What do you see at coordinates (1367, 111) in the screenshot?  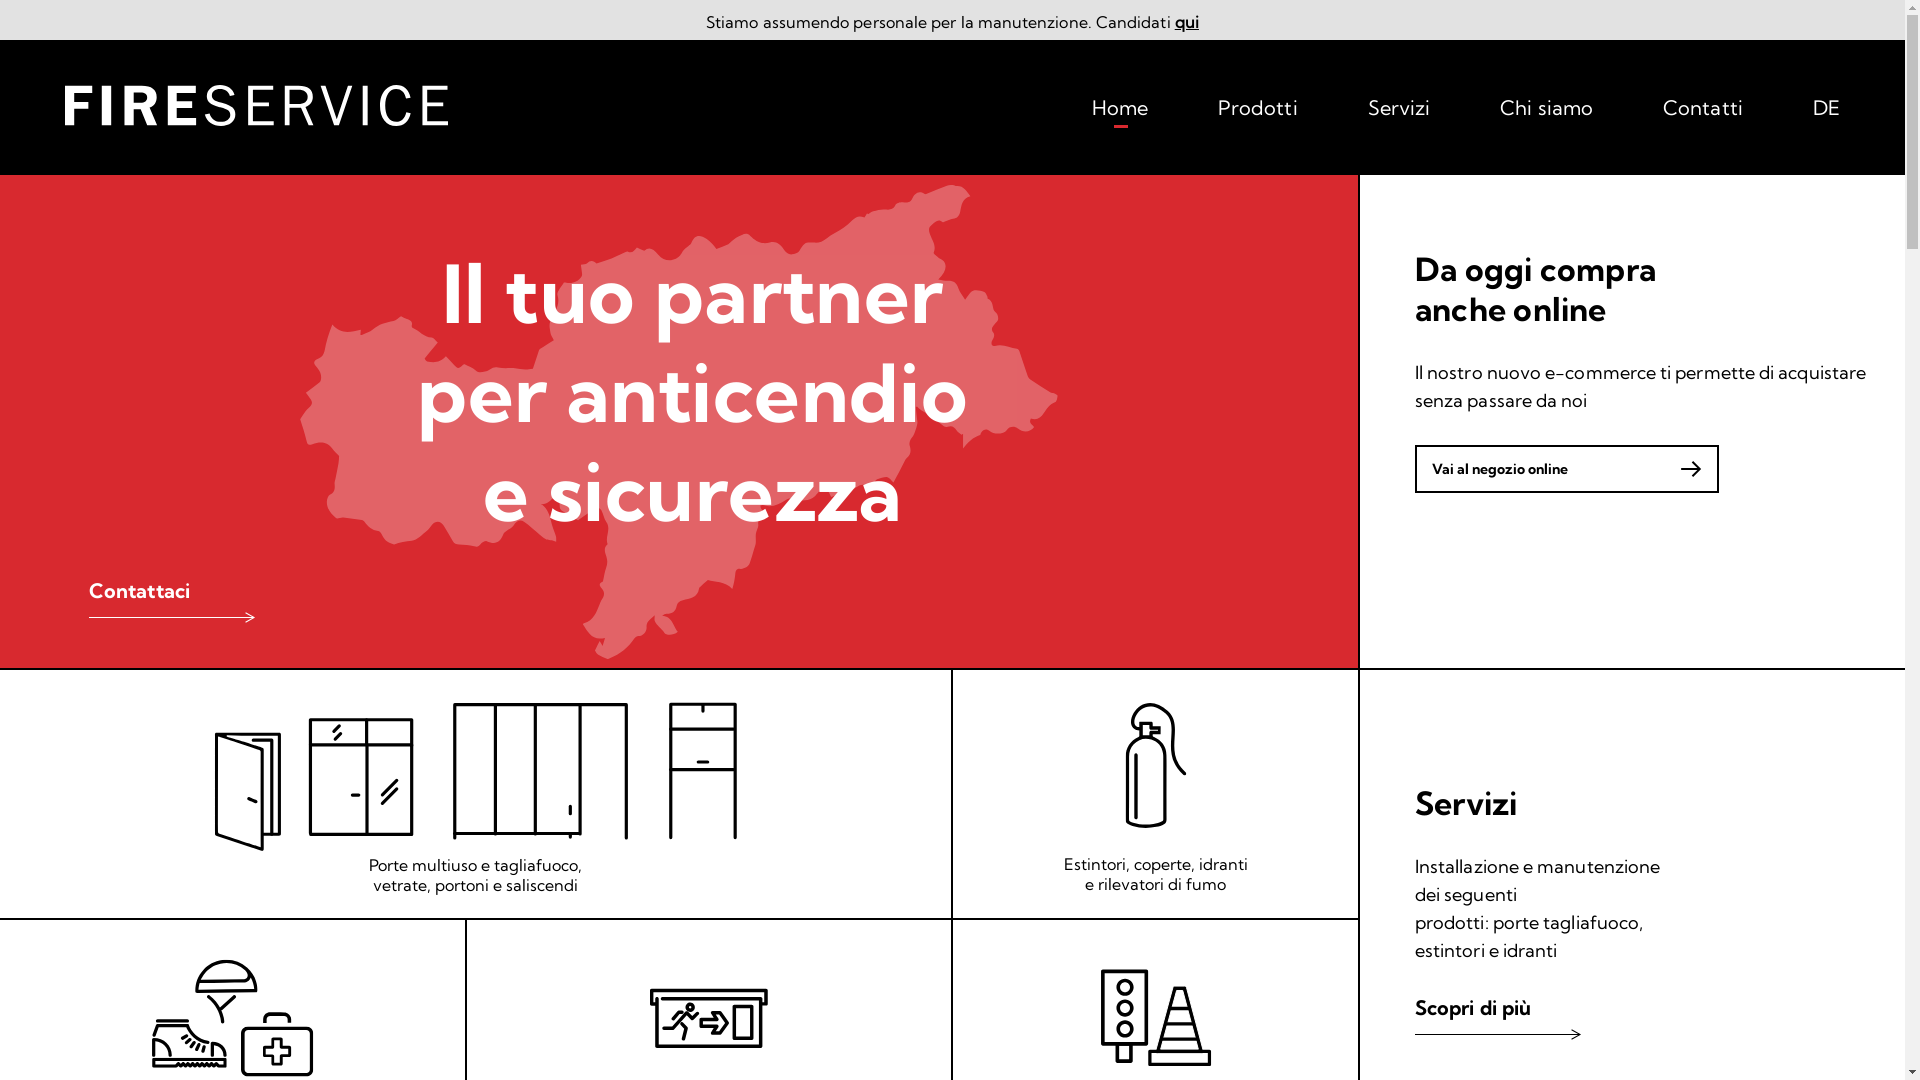 I see `'Servizi'` at bounding box center [1367, 111].